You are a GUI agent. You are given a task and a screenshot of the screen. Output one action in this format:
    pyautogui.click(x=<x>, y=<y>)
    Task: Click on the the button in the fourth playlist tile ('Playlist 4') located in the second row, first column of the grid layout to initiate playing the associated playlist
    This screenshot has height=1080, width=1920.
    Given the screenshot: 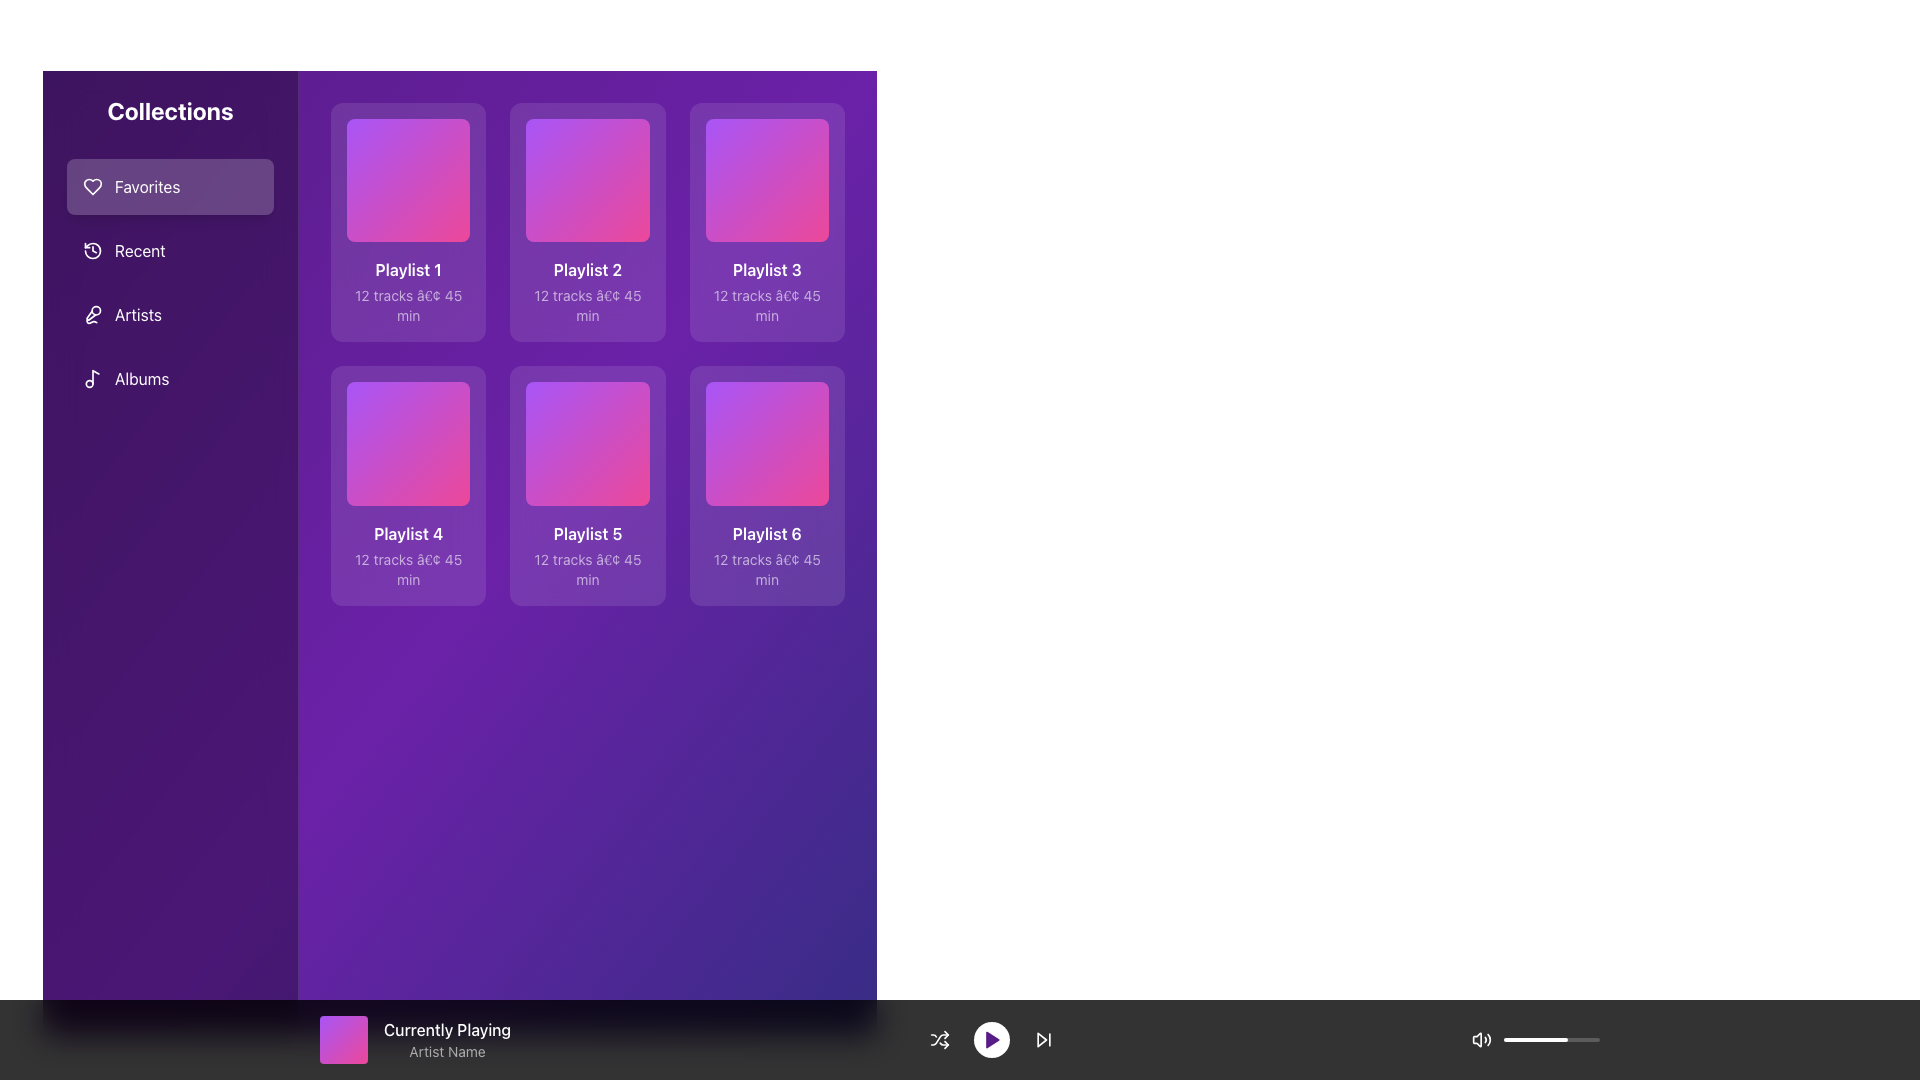 What is the action you would take?
    pyautogui.click(x=407, y=442)
    